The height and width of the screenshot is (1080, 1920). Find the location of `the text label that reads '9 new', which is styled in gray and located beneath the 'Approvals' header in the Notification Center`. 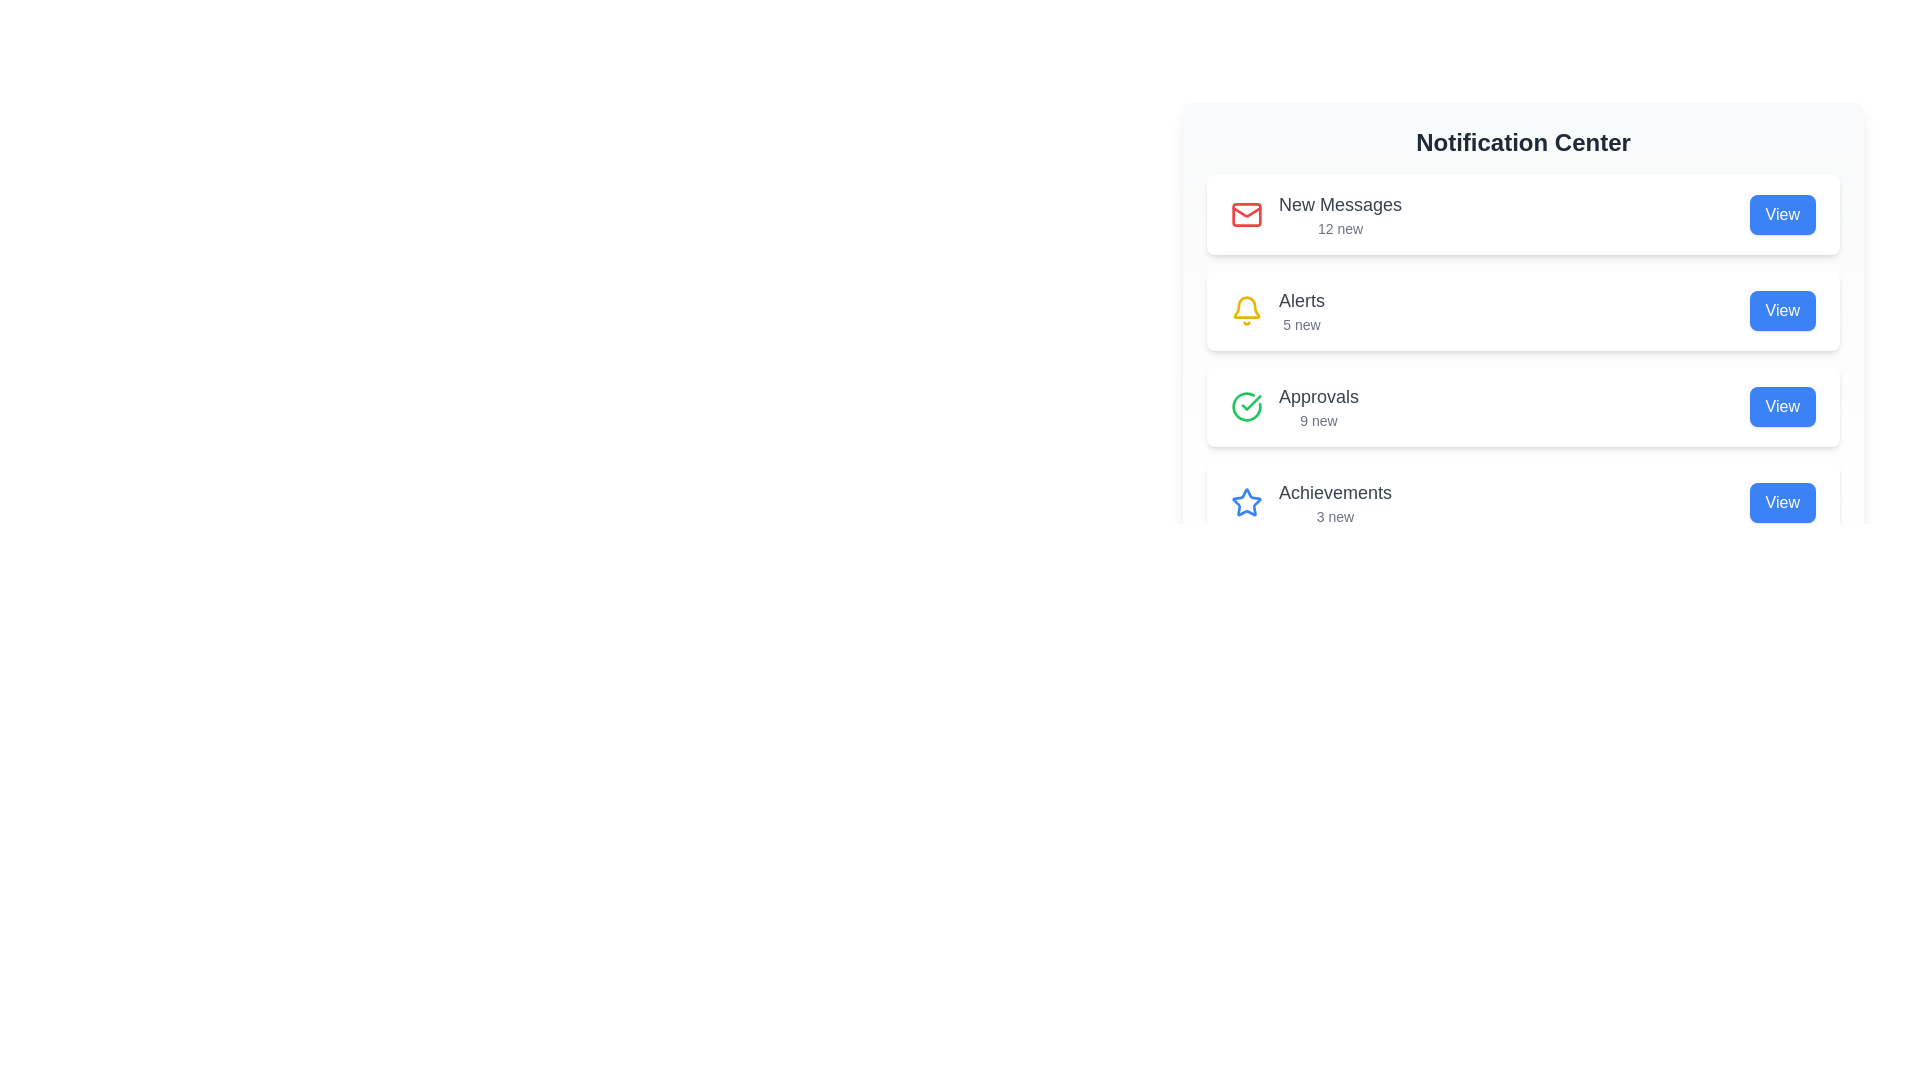

the text label that reads '9 new', which is styled in gray and located beneath the 'Approvals' header in the Notification Center is located at coordinates (1319, 419).